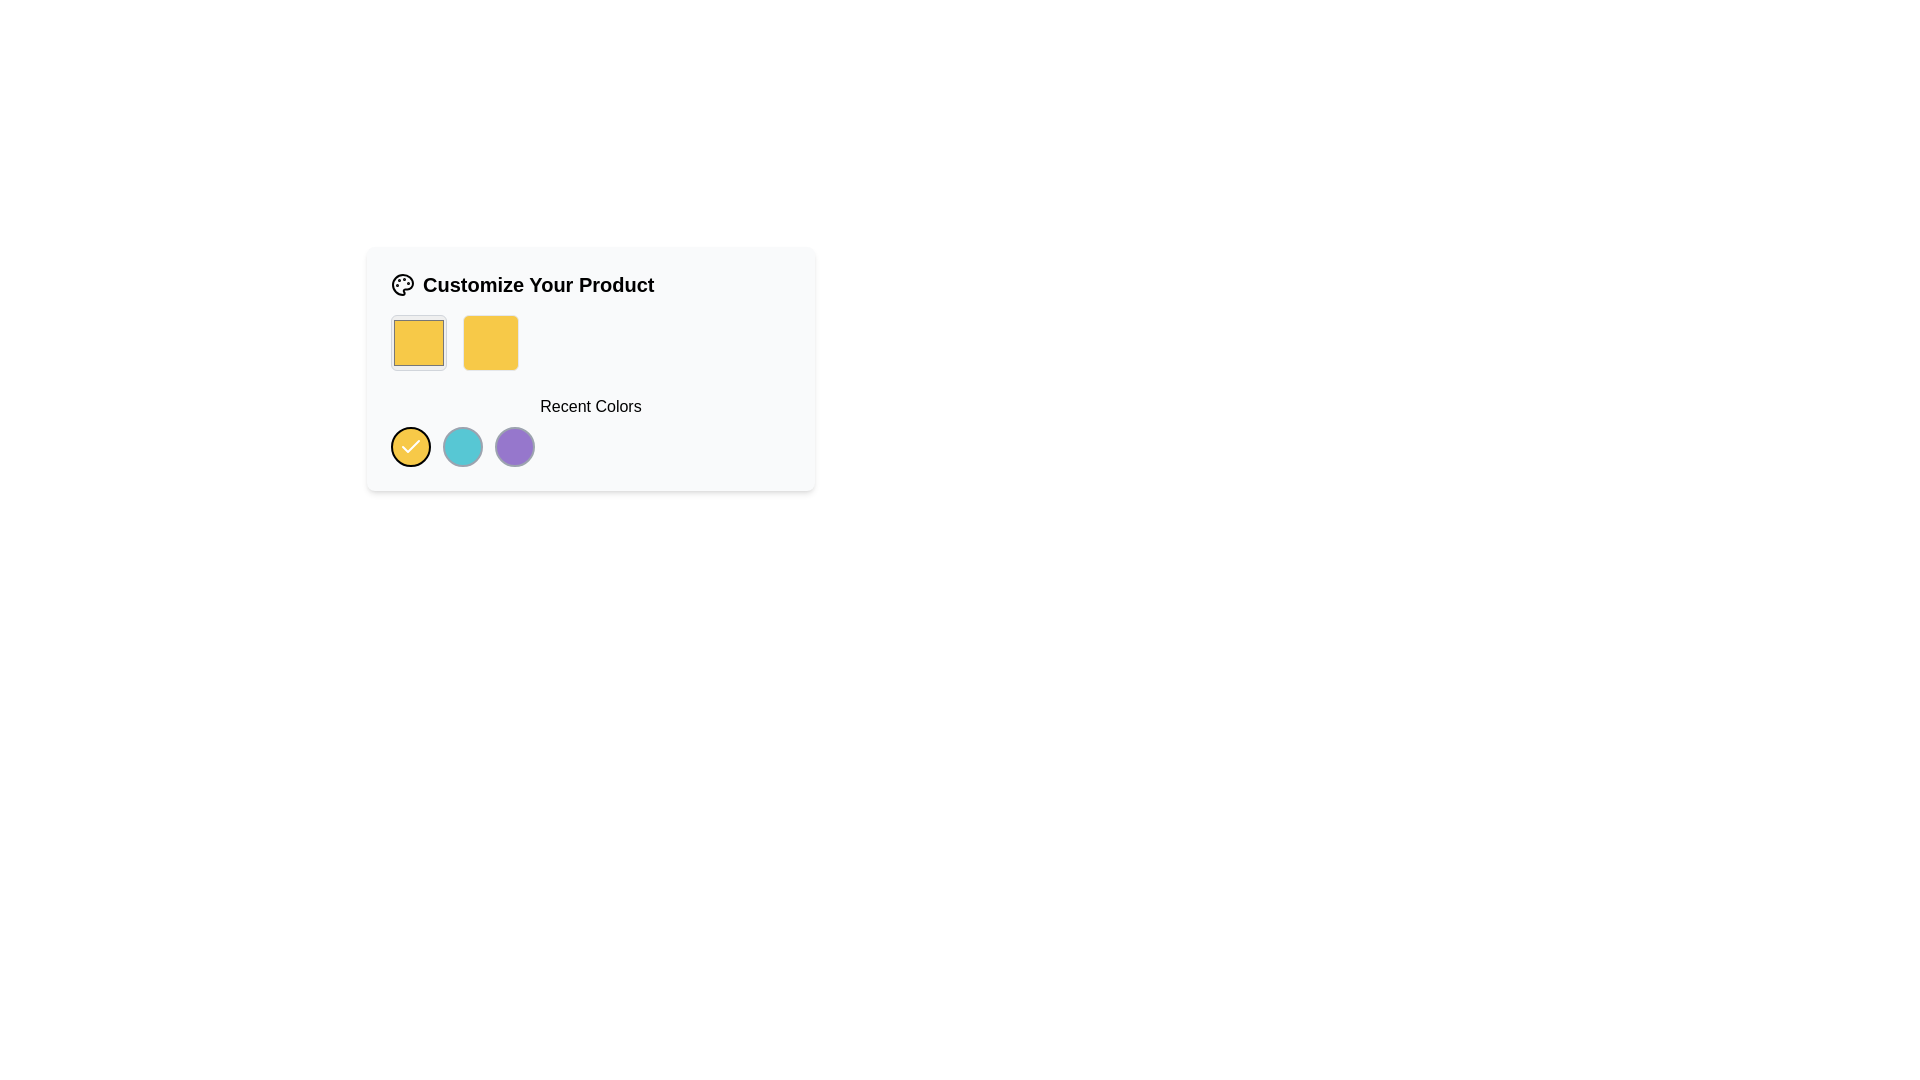 This screenshot has width=1920, height=1080. I want to click on the square button with a yellow background and gray border located in the 'Customize Your Product' section, so click(417, 342).